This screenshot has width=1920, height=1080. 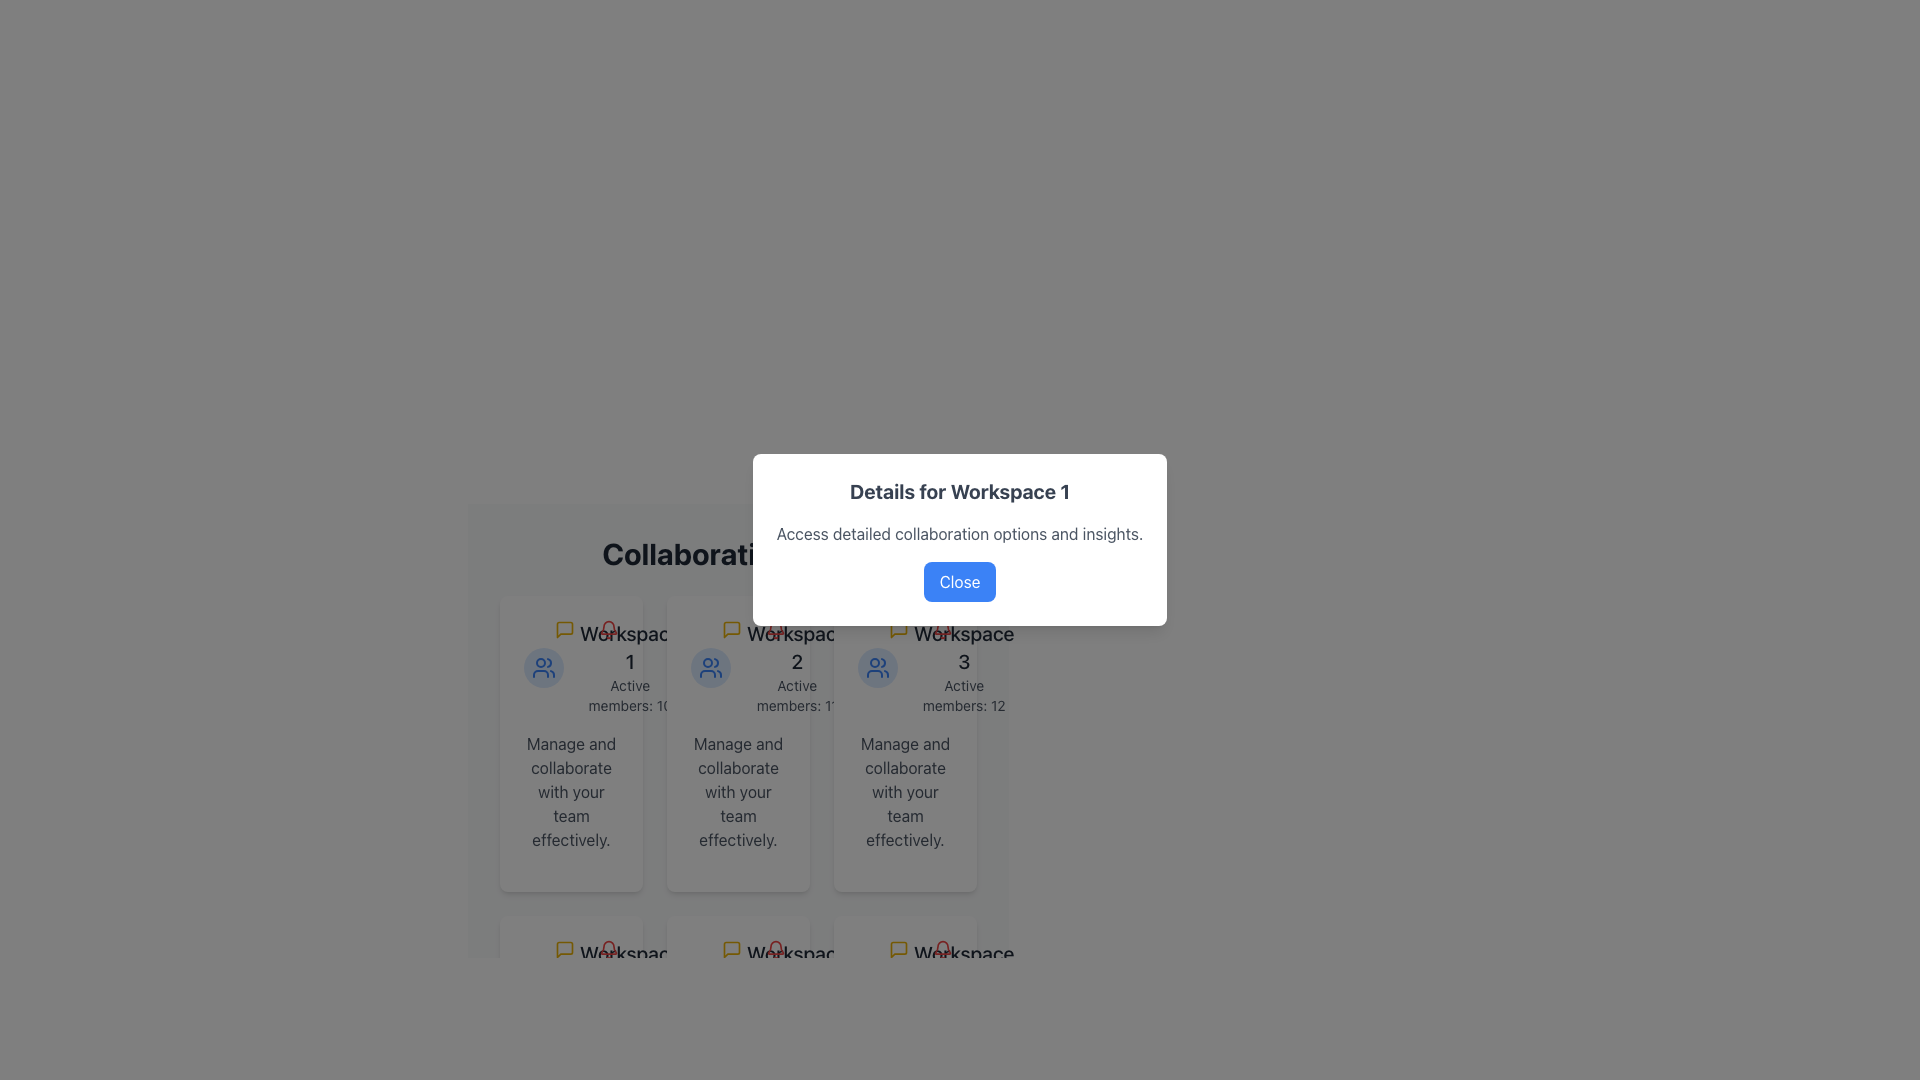 What do you see at coordinates (964, 694) in the screenshot?
I see `the Text Label displaying 'Active members: 12', which is located below the title 'Workspace 3' on the right-hand side of the interface` at bounding box center [964, 694].